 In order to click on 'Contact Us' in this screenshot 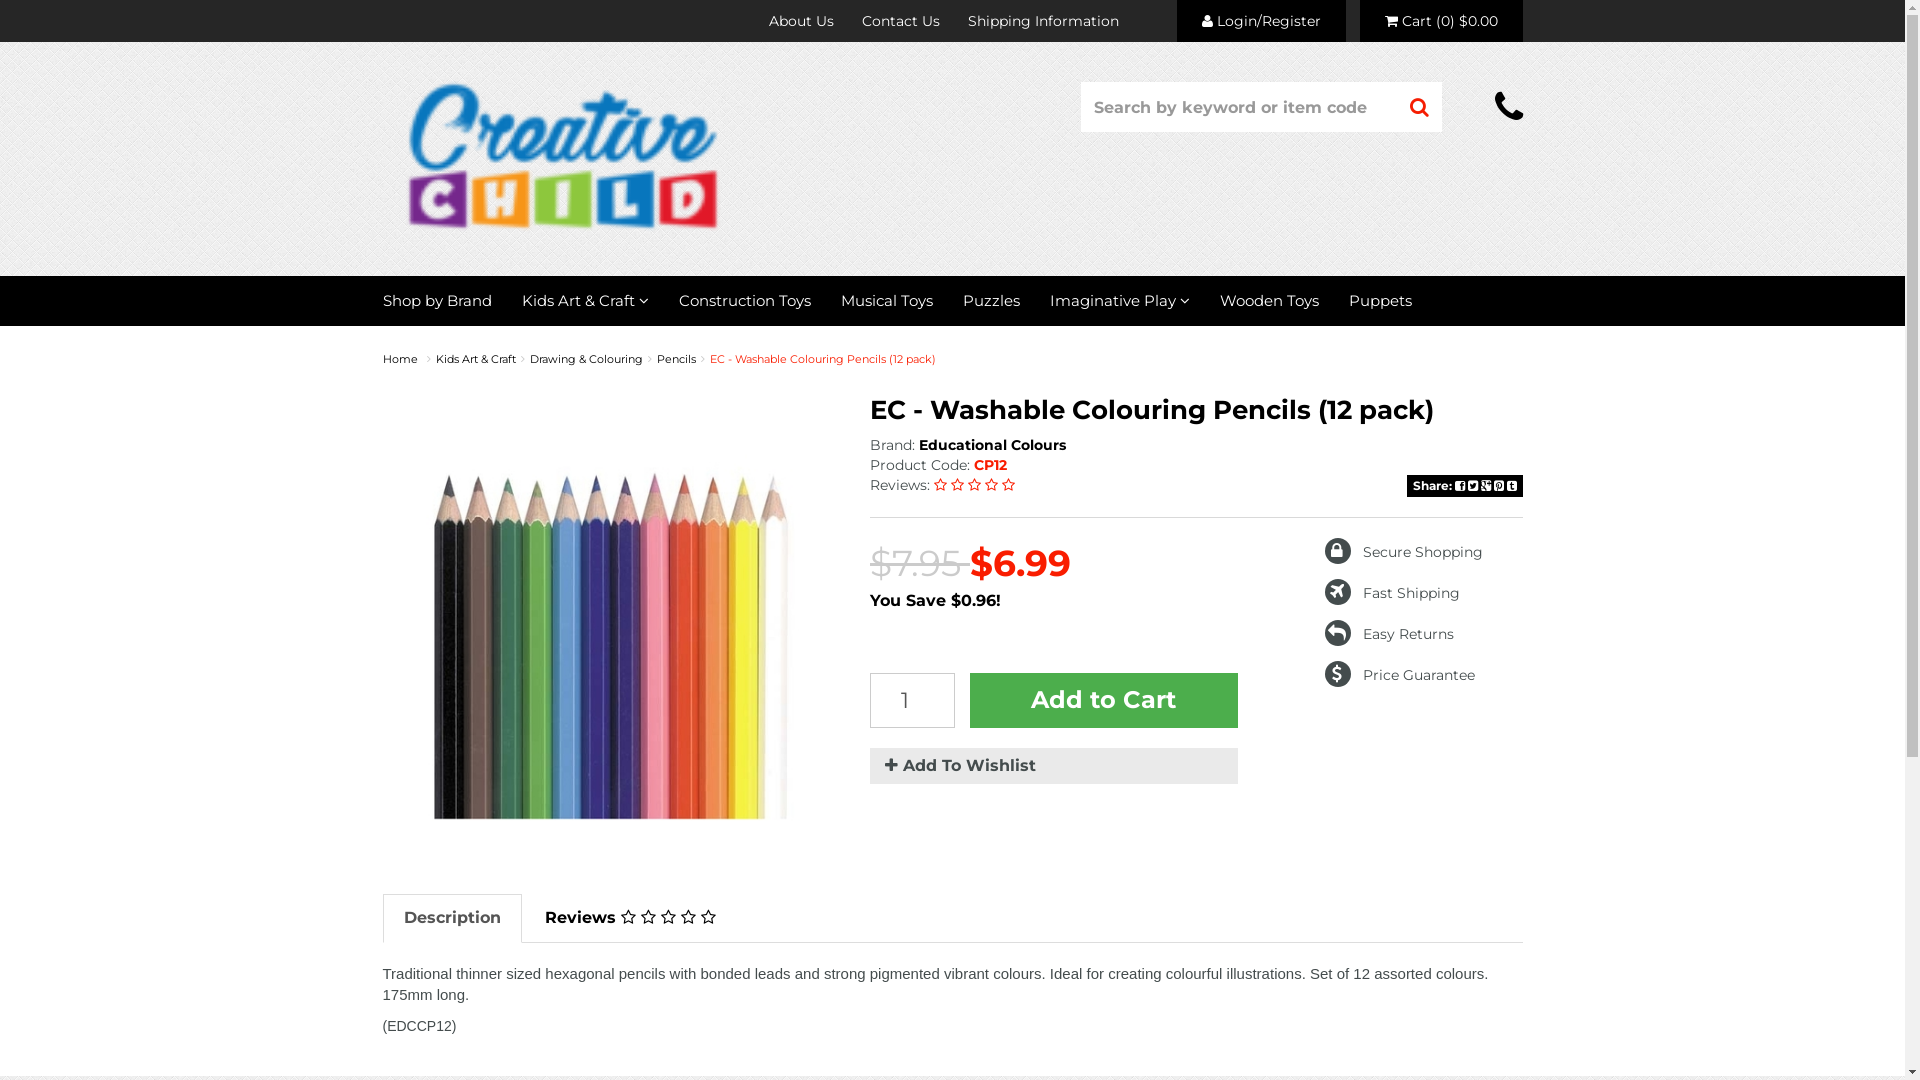, I will do `click(900, 20)`.